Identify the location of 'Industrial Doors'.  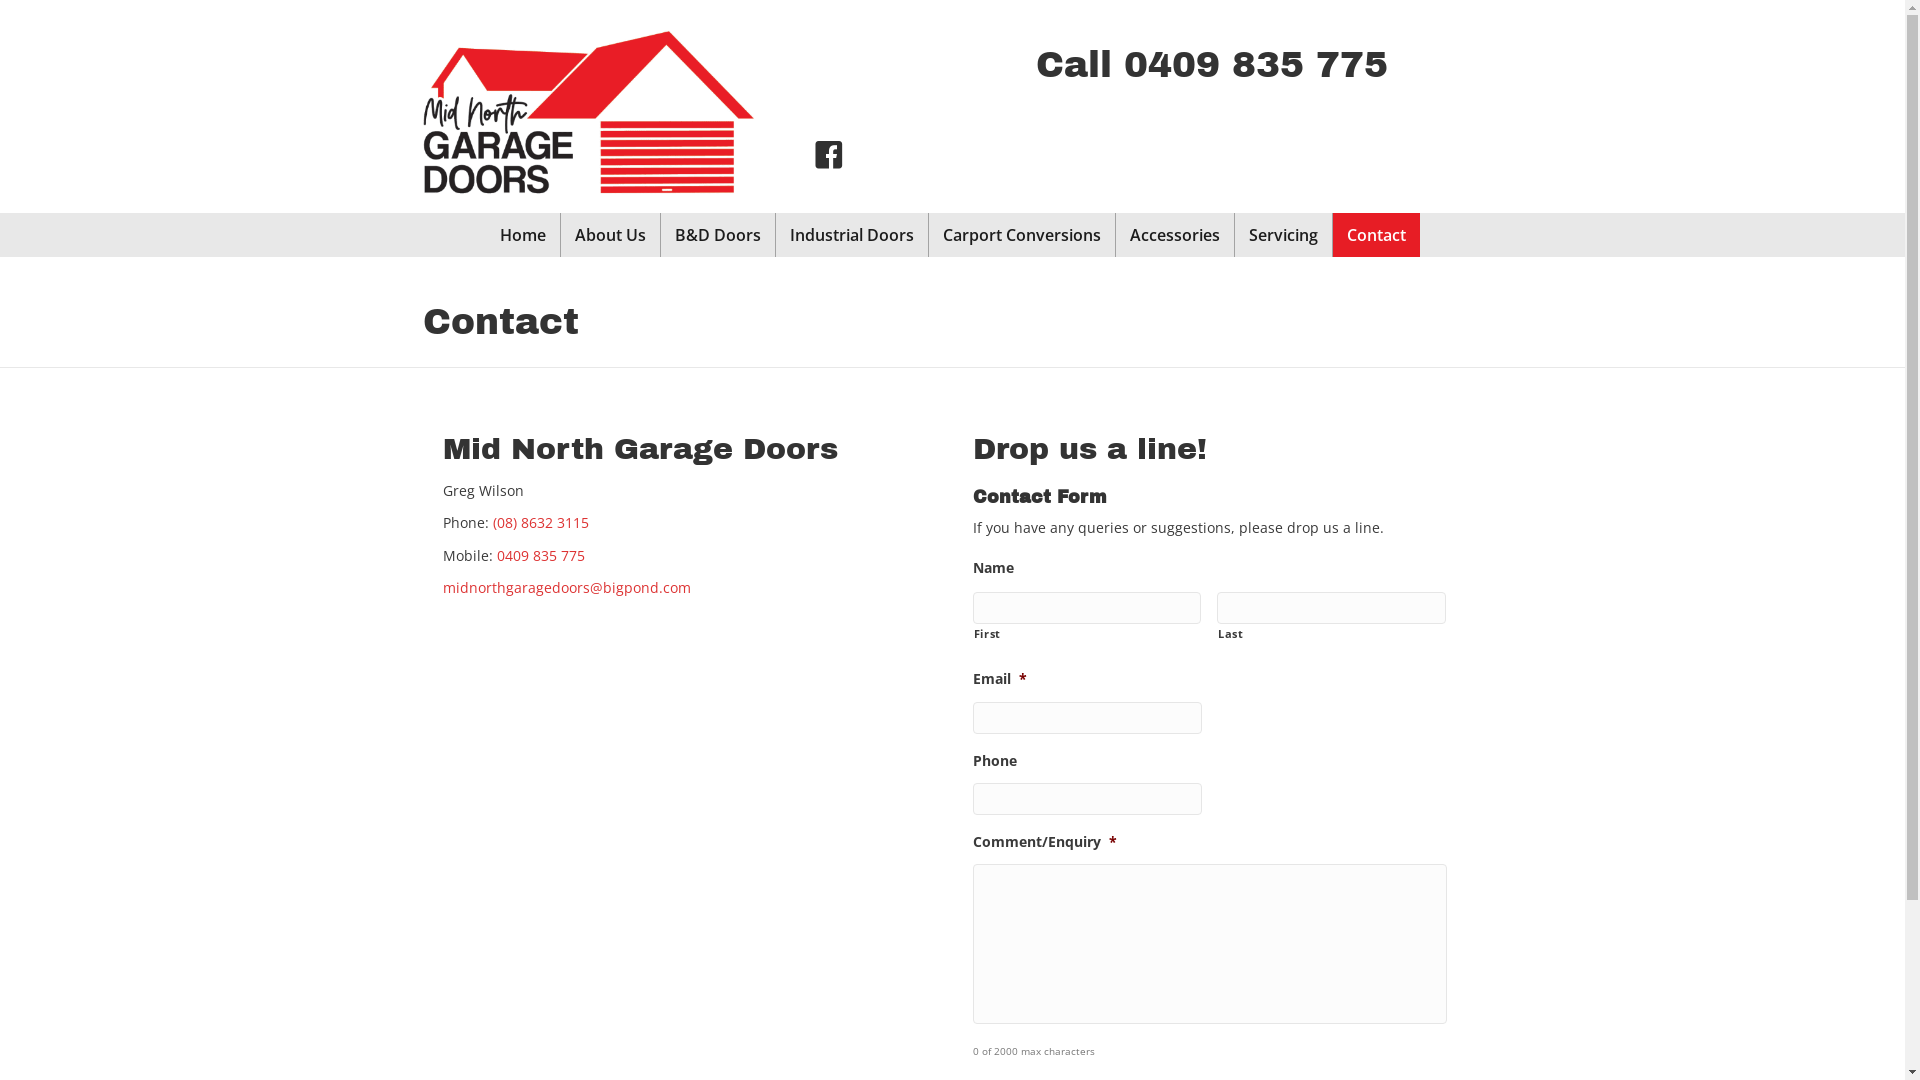
(775, 234).